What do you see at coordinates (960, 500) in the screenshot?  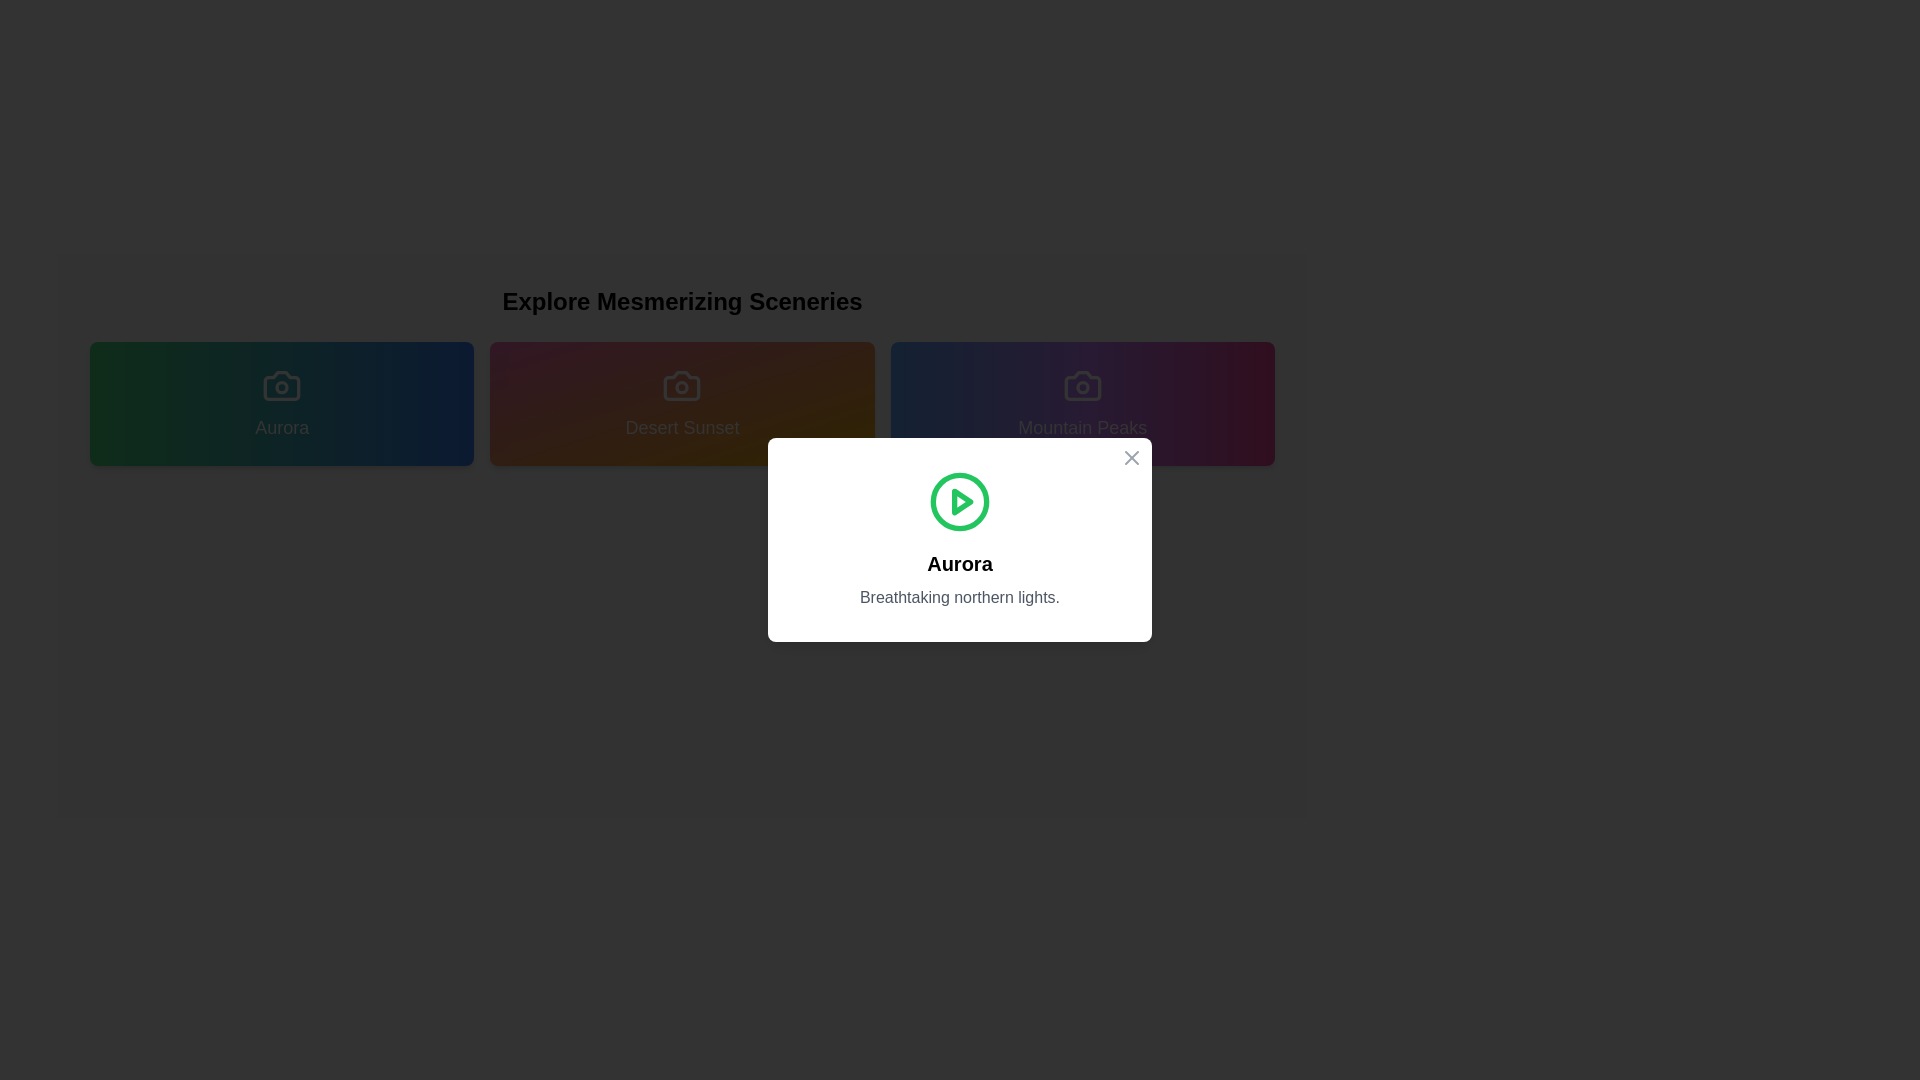 I see `the green circular play button with a white triangle, located at the center of the modal dialog box above the text 'Aurora' and 'Breathtaking northern lights'` at bounding box center [960, 500].